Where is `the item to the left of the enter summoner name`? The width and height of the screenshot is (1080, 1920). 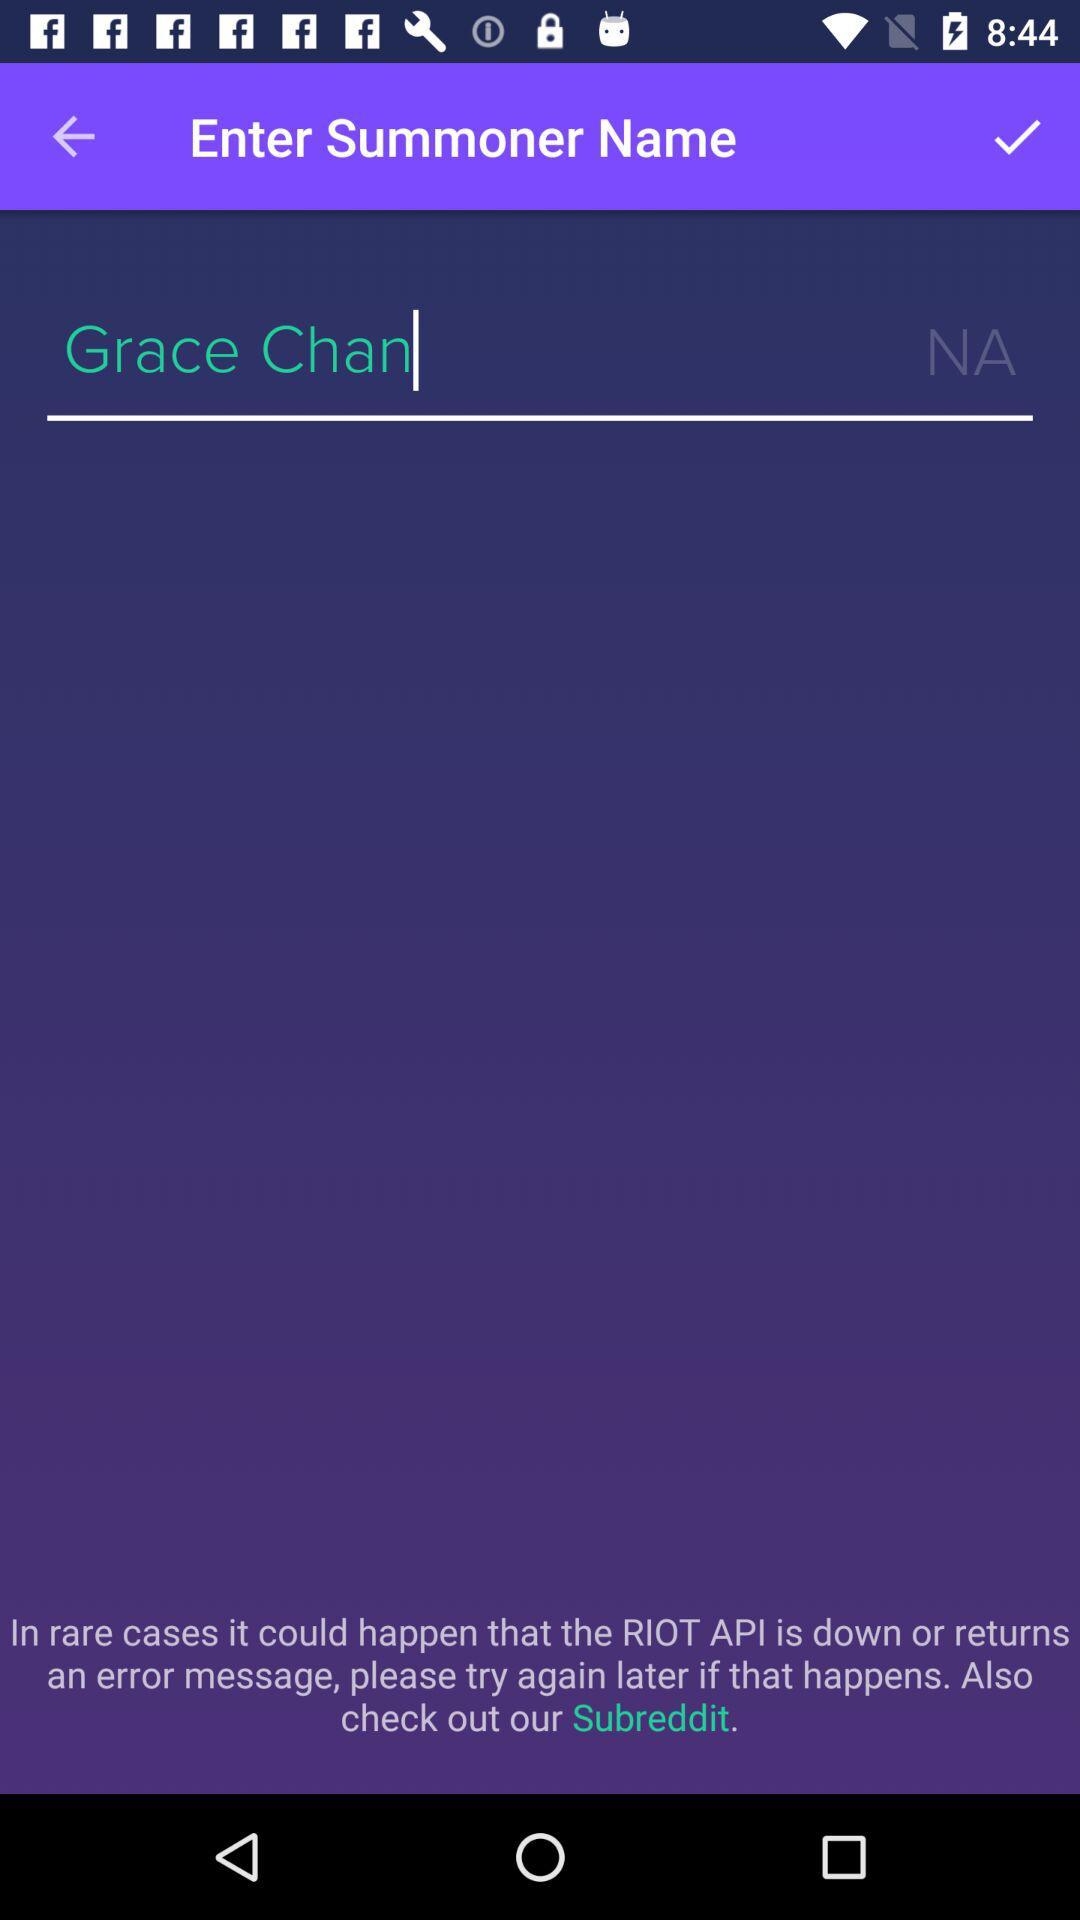
the item to the left of the enter summoner name is located at coordinates (72, 135).